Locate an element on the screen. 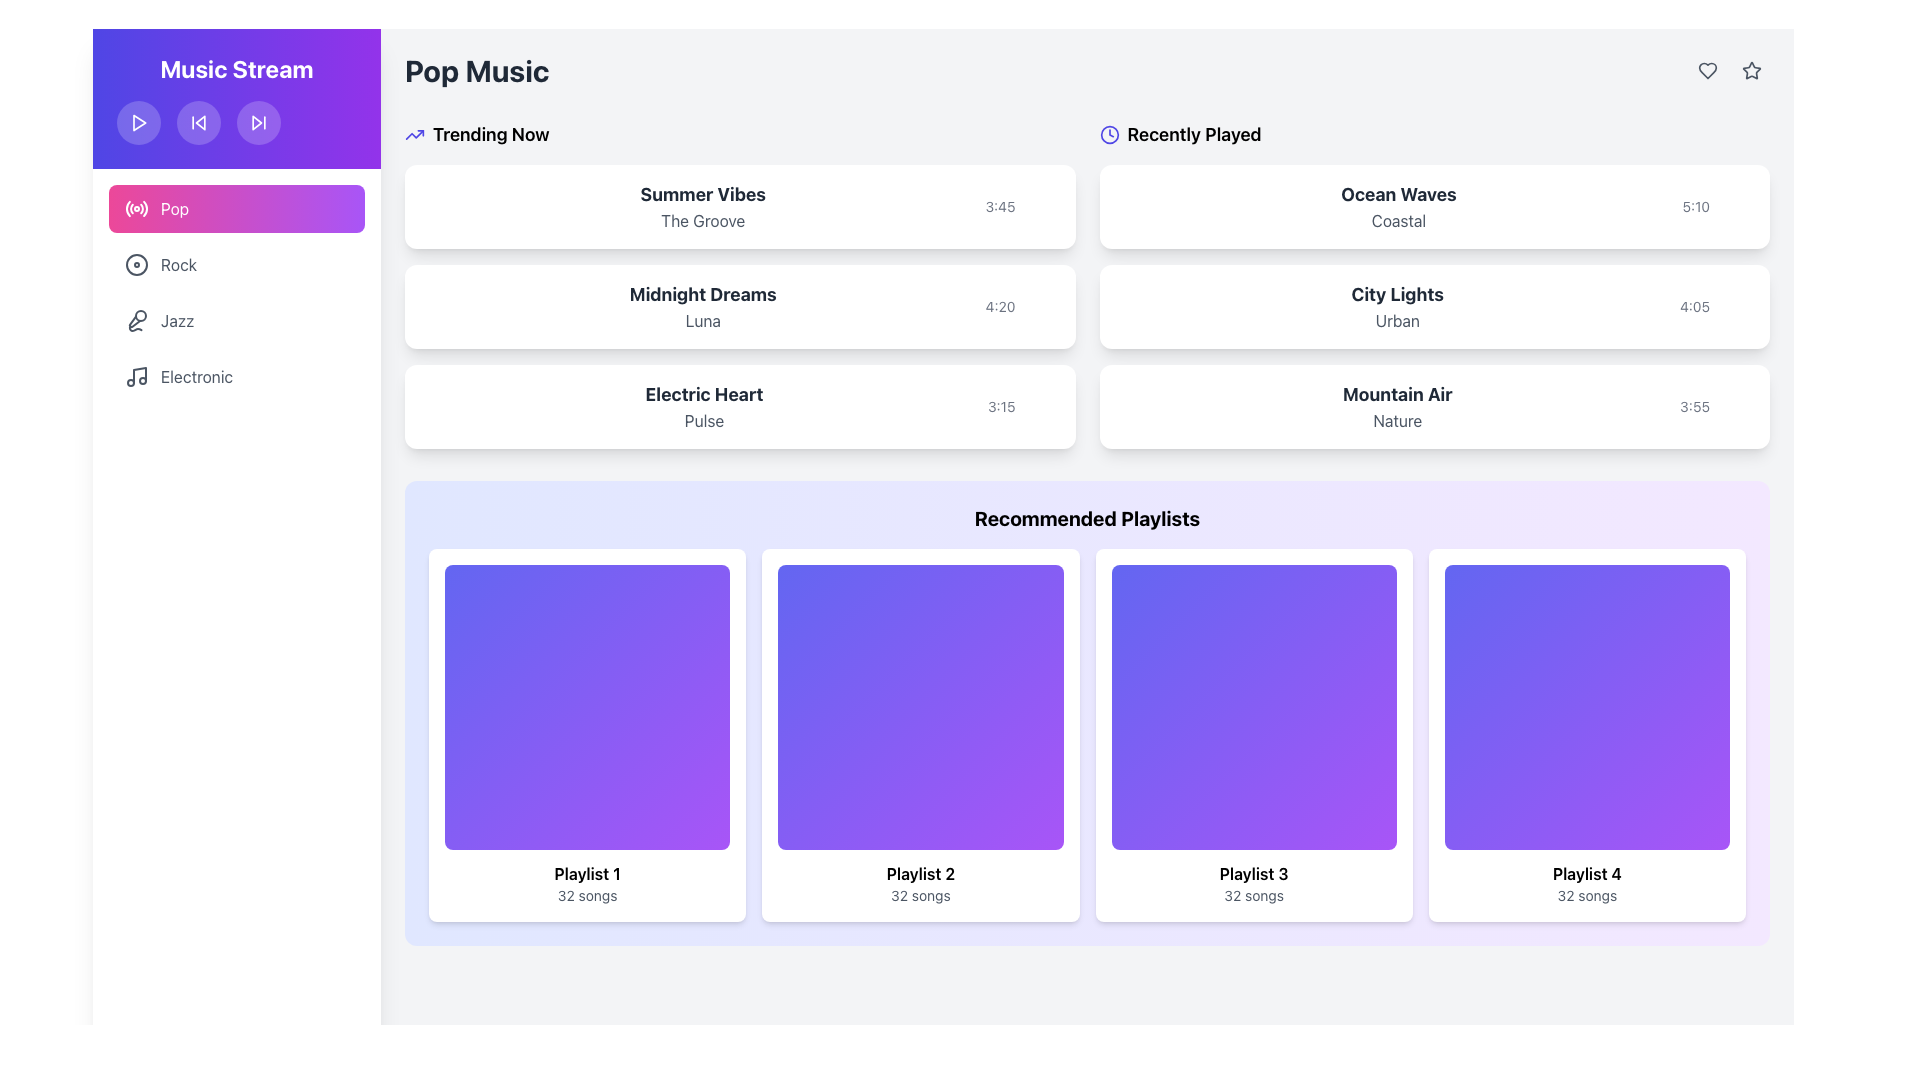  the 'Jazz' category icon located in the left-hand navigation panel, adjacent to the text label 'Jazz' is located at coordinates (136, 319).